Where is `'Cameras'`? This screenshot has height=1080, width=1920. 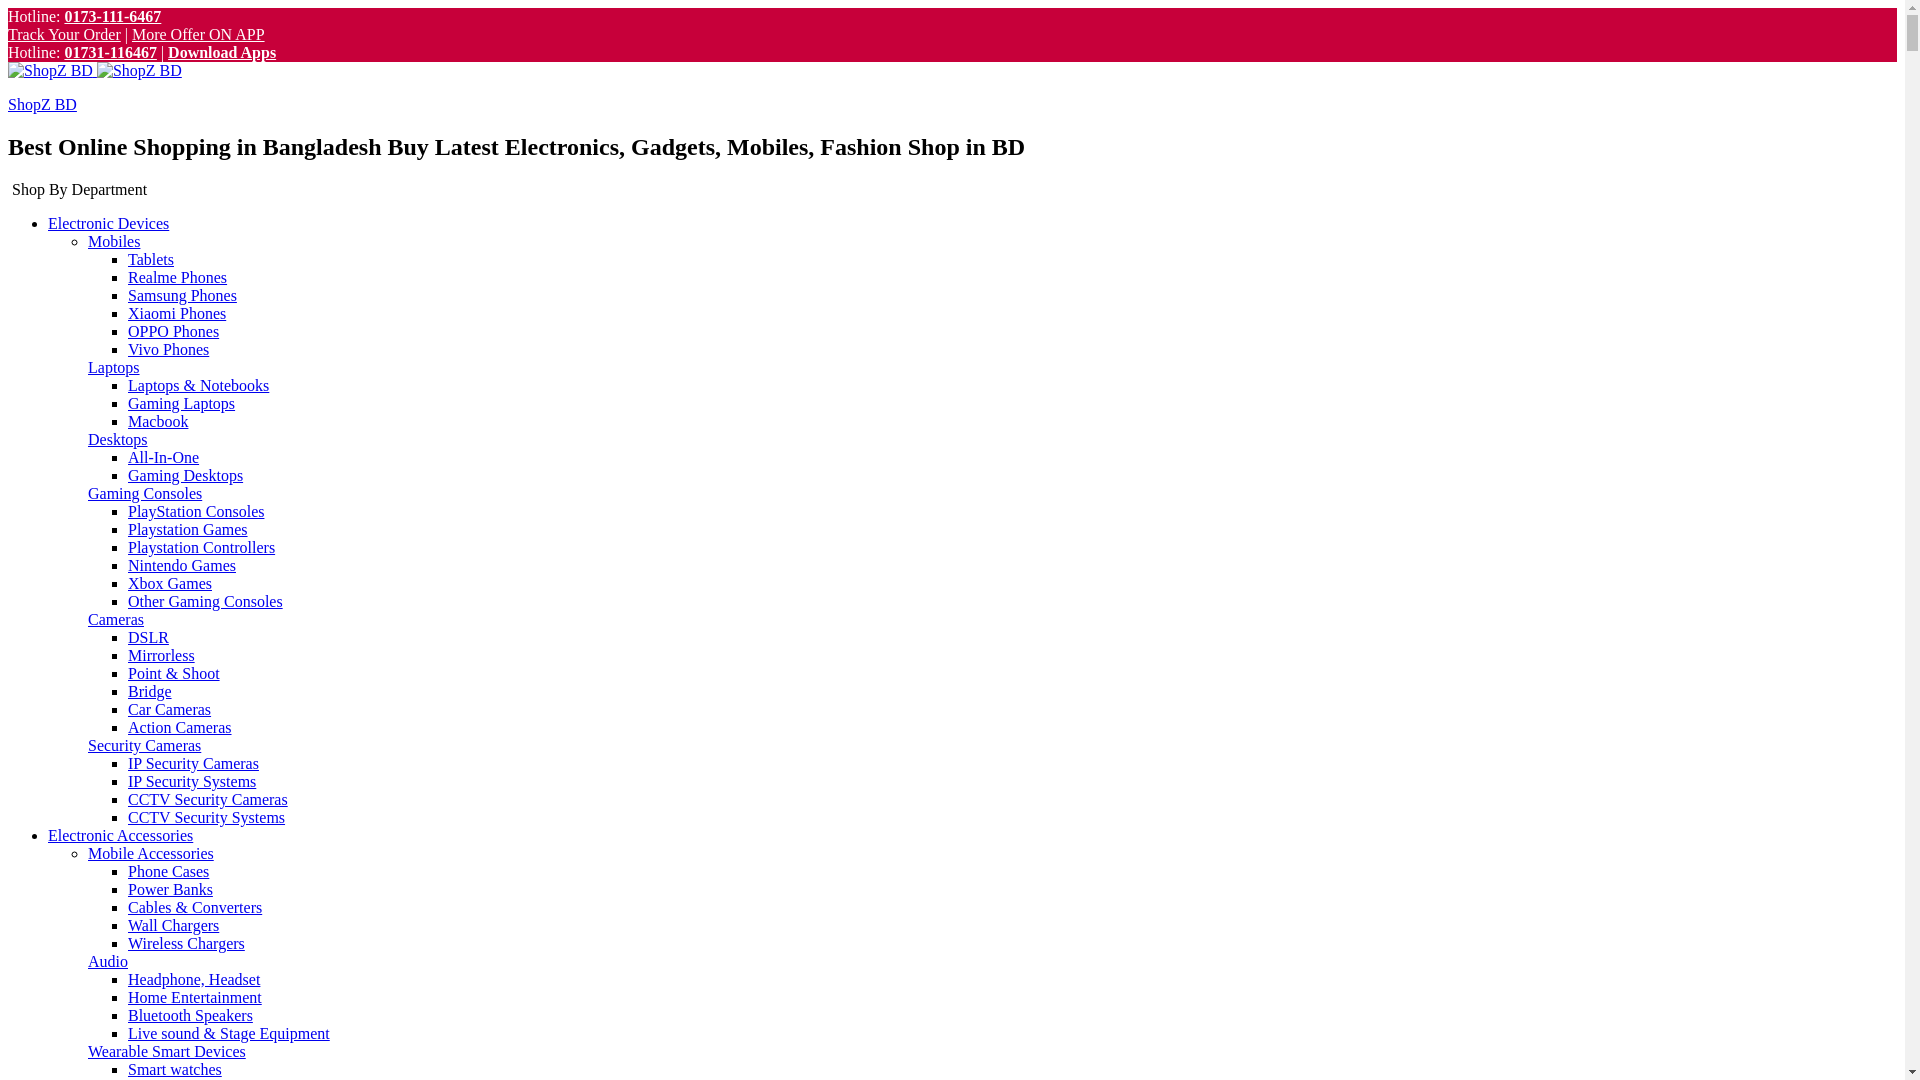
'Cameras' is located at coordinates (114, 618).